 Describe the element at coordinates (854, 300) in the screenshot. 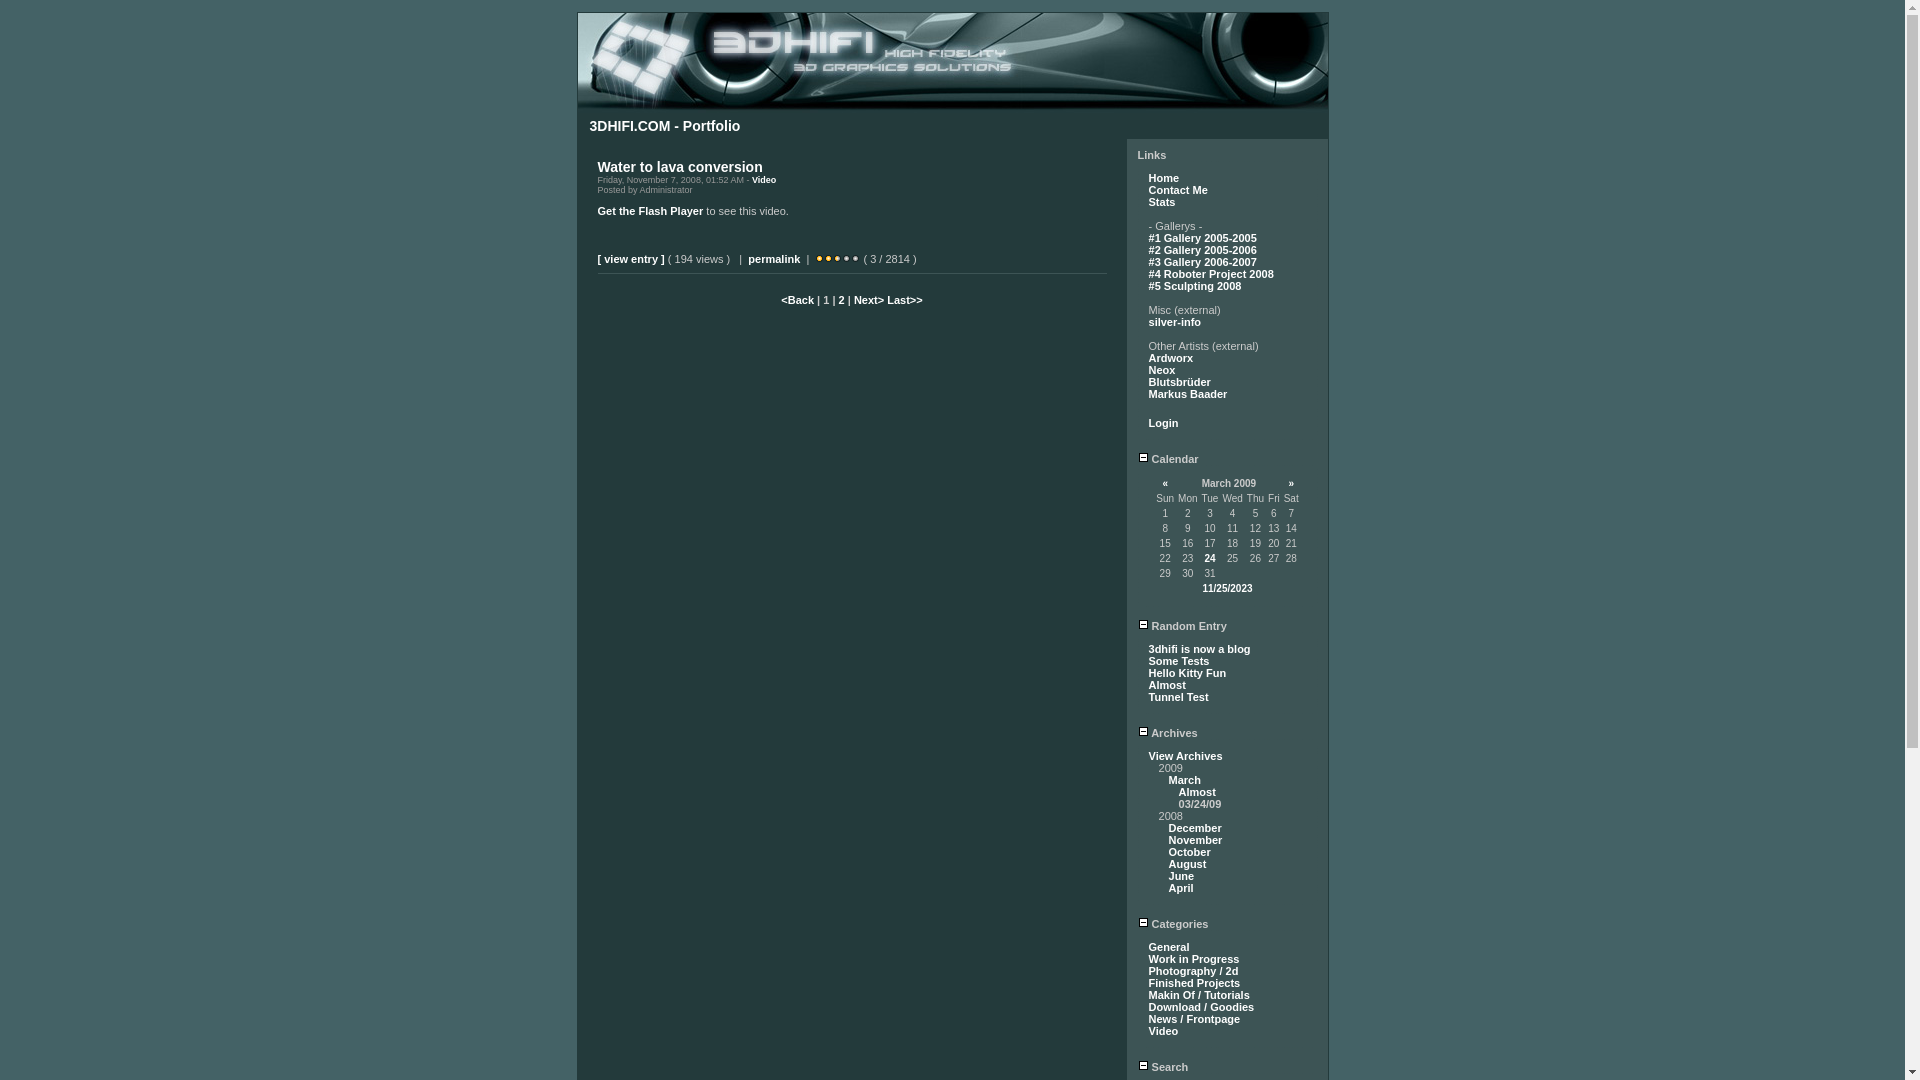

I see `'Next>'` at that location.